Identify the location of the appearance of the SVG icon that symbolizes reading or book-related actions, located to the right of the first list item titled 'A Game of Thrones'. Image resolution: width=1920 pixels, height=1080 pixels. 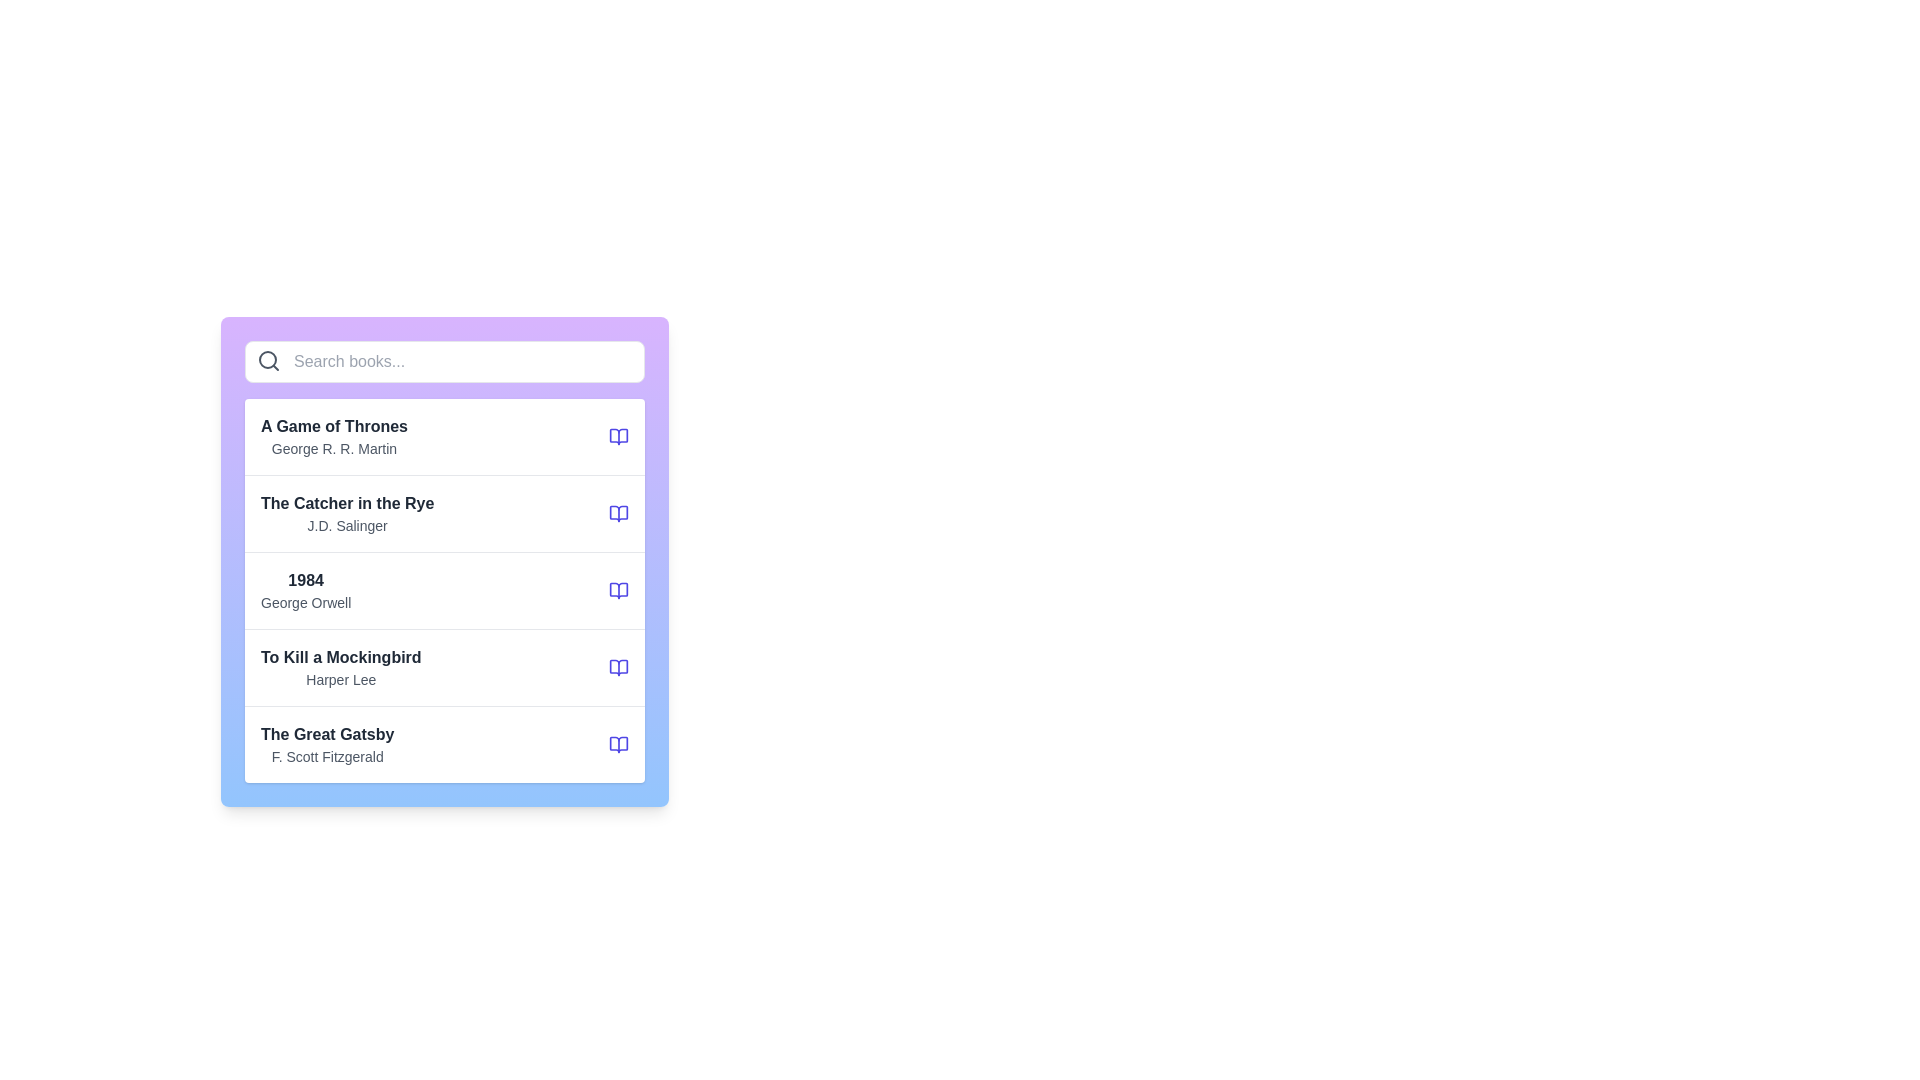
(618, 435).